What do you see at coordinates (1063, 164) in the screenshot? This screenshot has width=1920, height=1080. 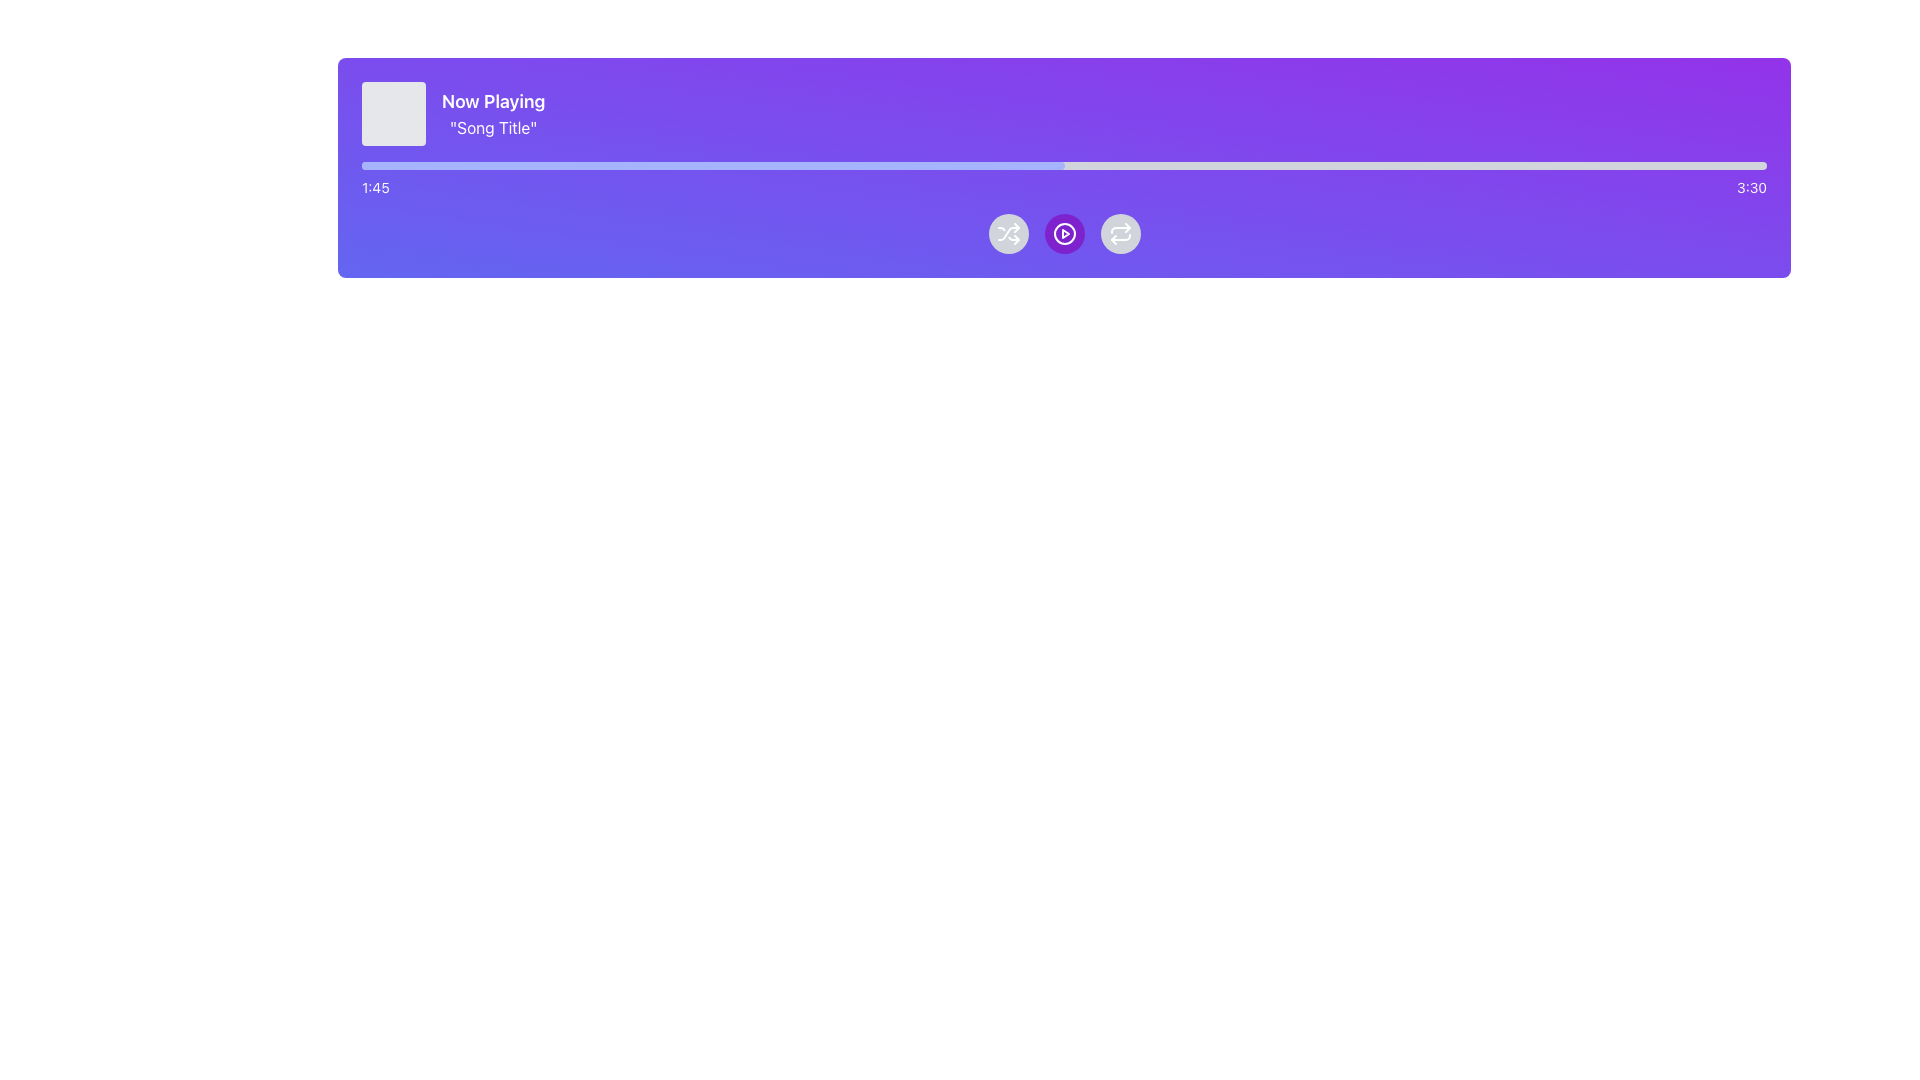 I see `the horizontal progress bar located at the top-center region of the player interface, which has a light gray background and a filled light indigo portion` at bounding box center [1063, 164].